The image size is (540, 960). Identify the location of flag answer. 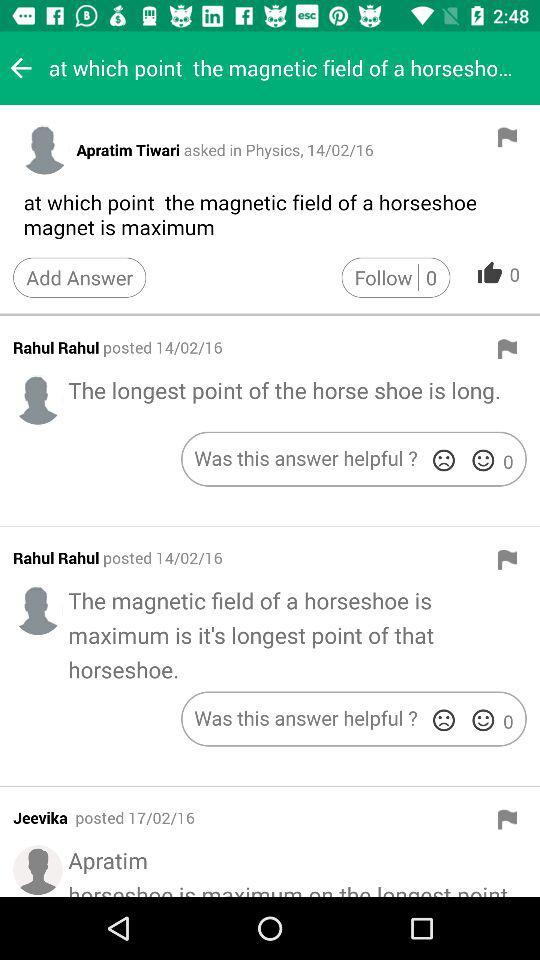
(507, 136).